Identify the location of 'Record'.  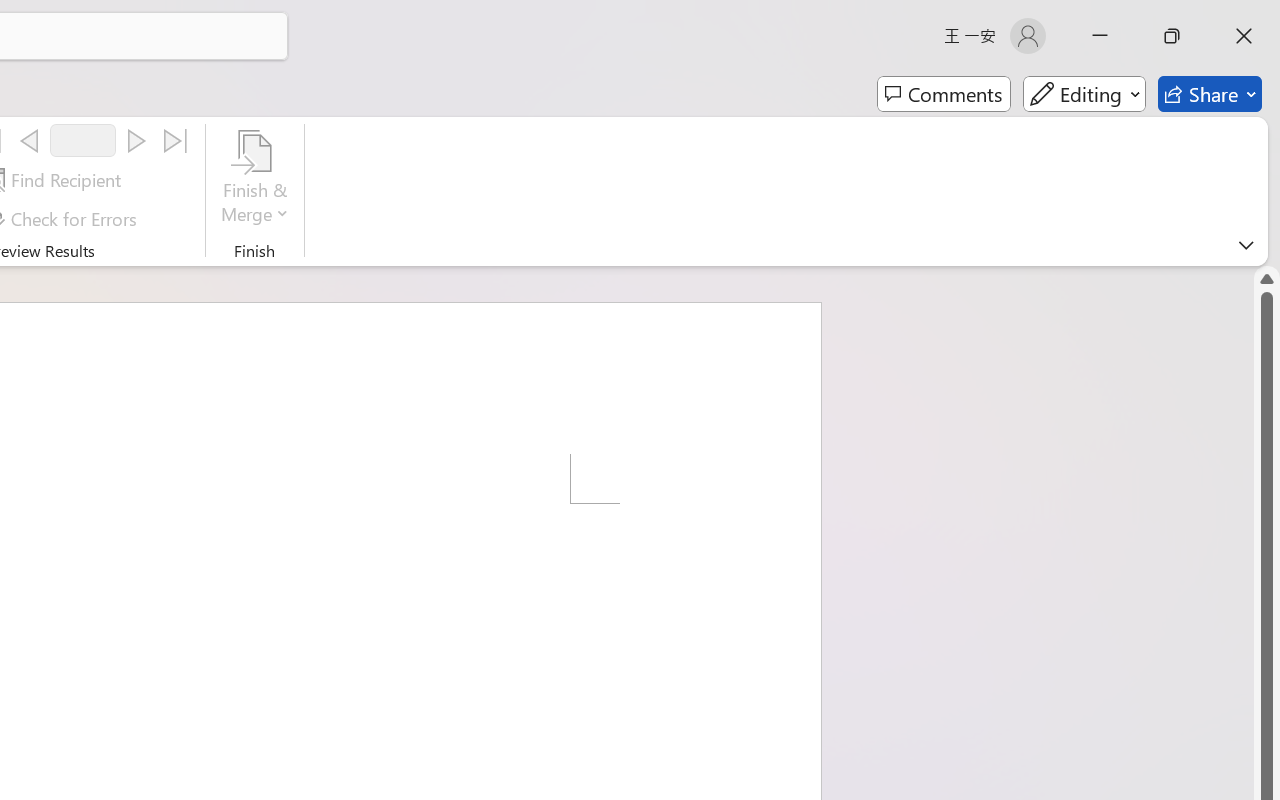
(82, 140).